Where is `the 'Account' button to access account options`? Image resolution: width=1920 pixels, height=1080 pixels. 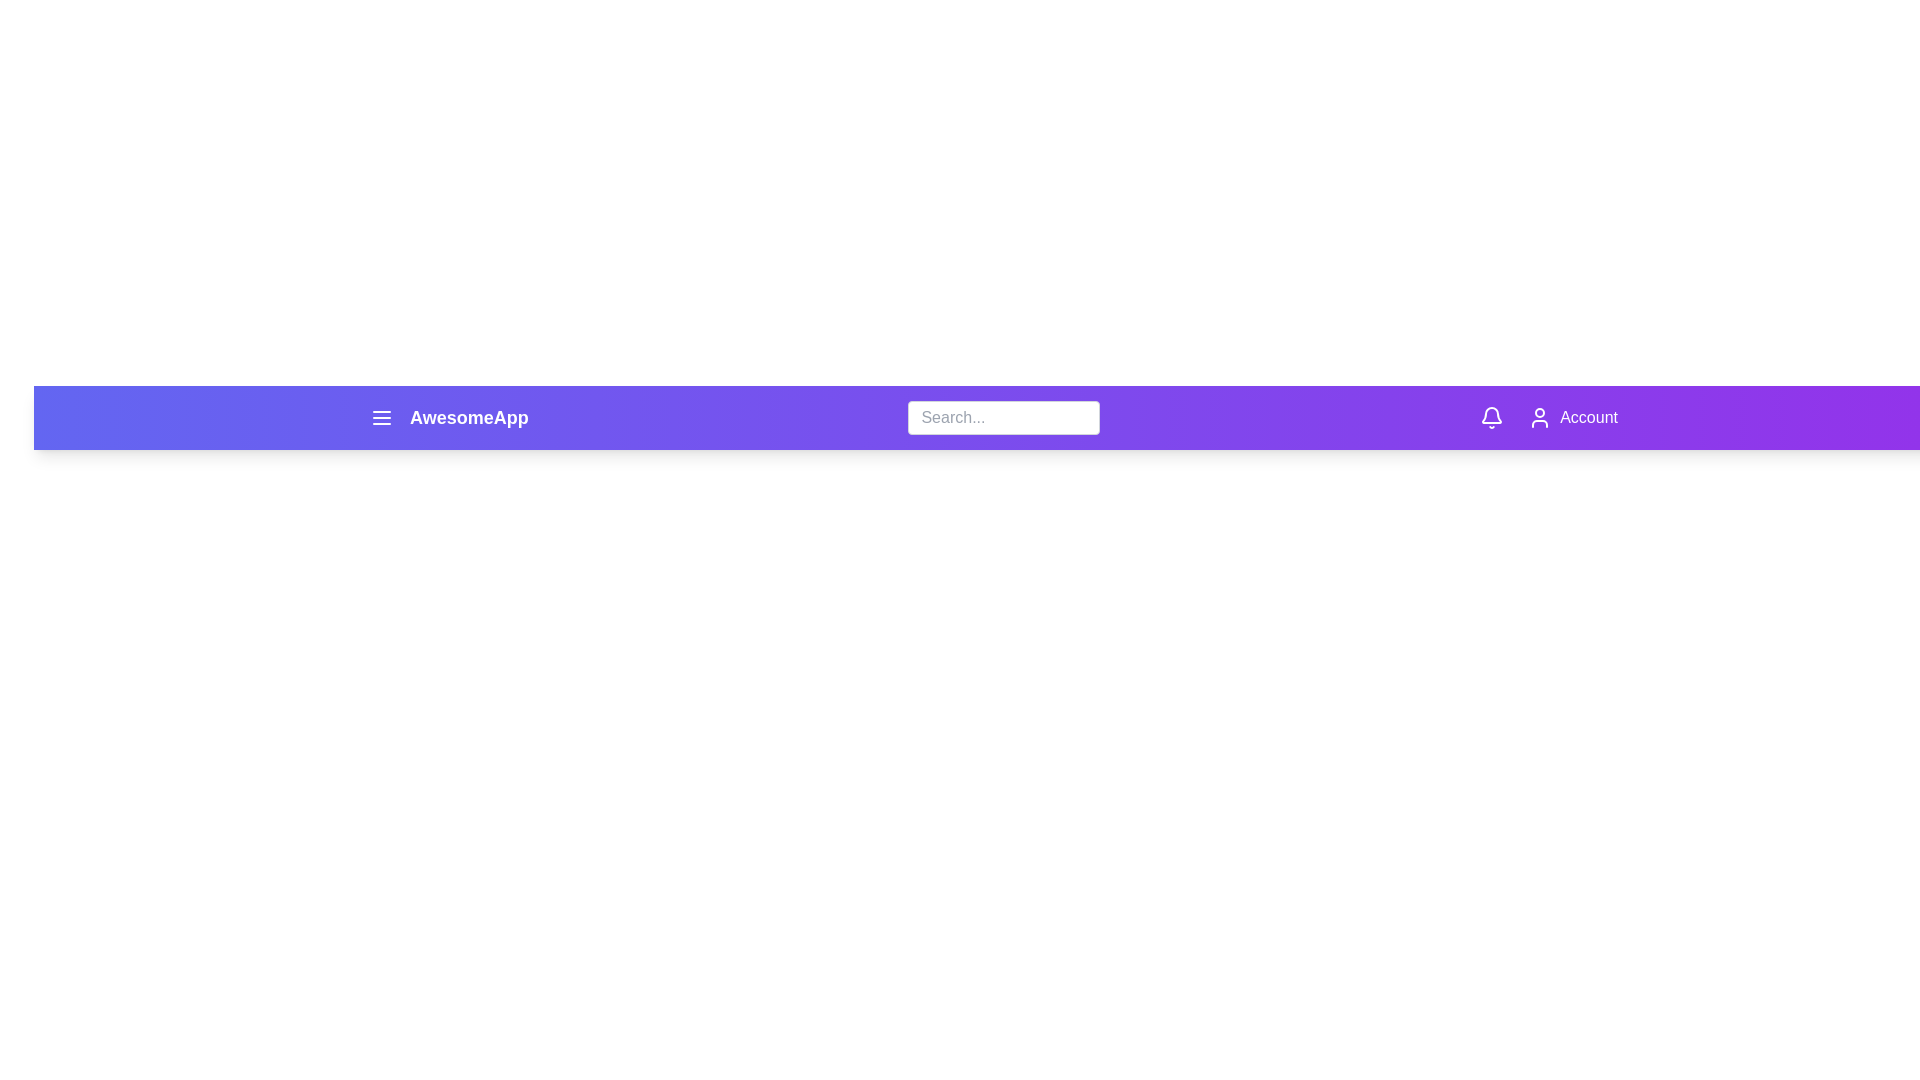
the 'Account' button to access account options is located at coordinates (1572, 416).